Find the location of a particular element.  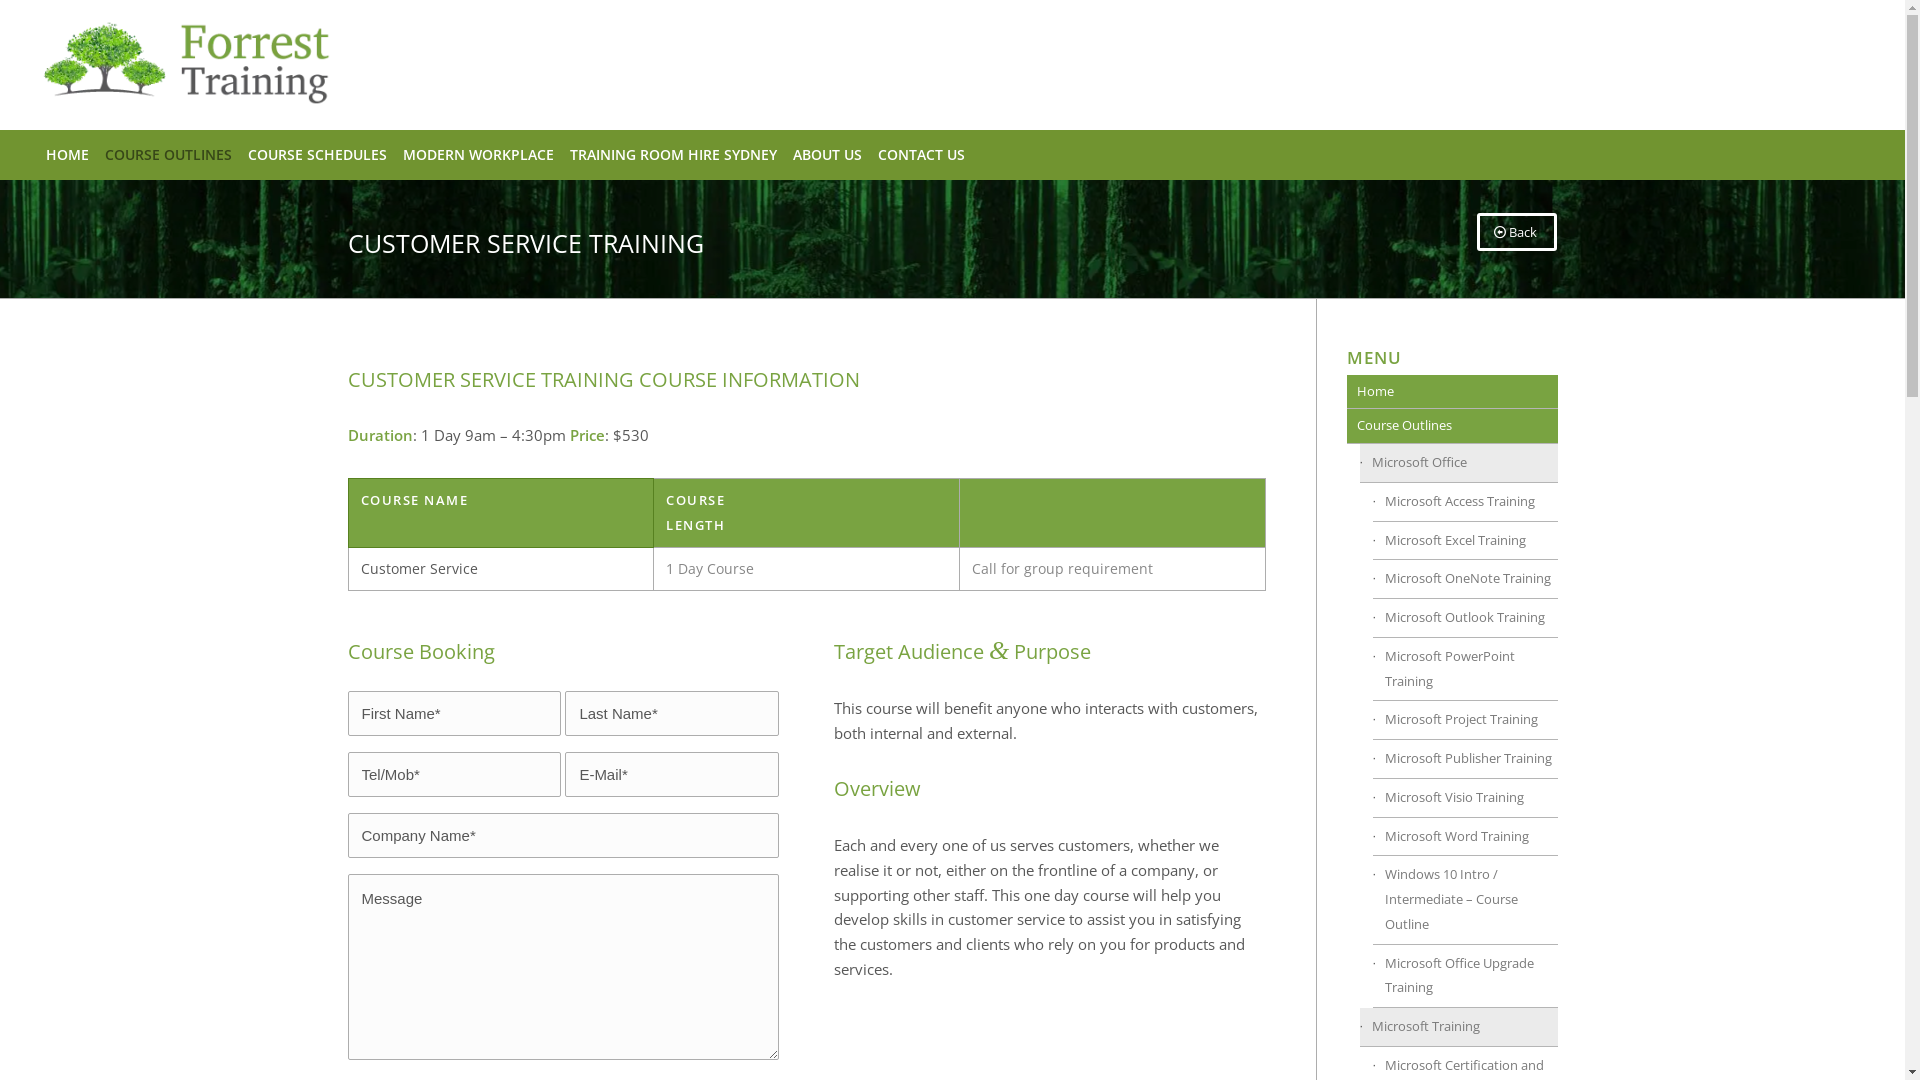

'MODERN WORKPLACE' is located at coordinates (394, 153).